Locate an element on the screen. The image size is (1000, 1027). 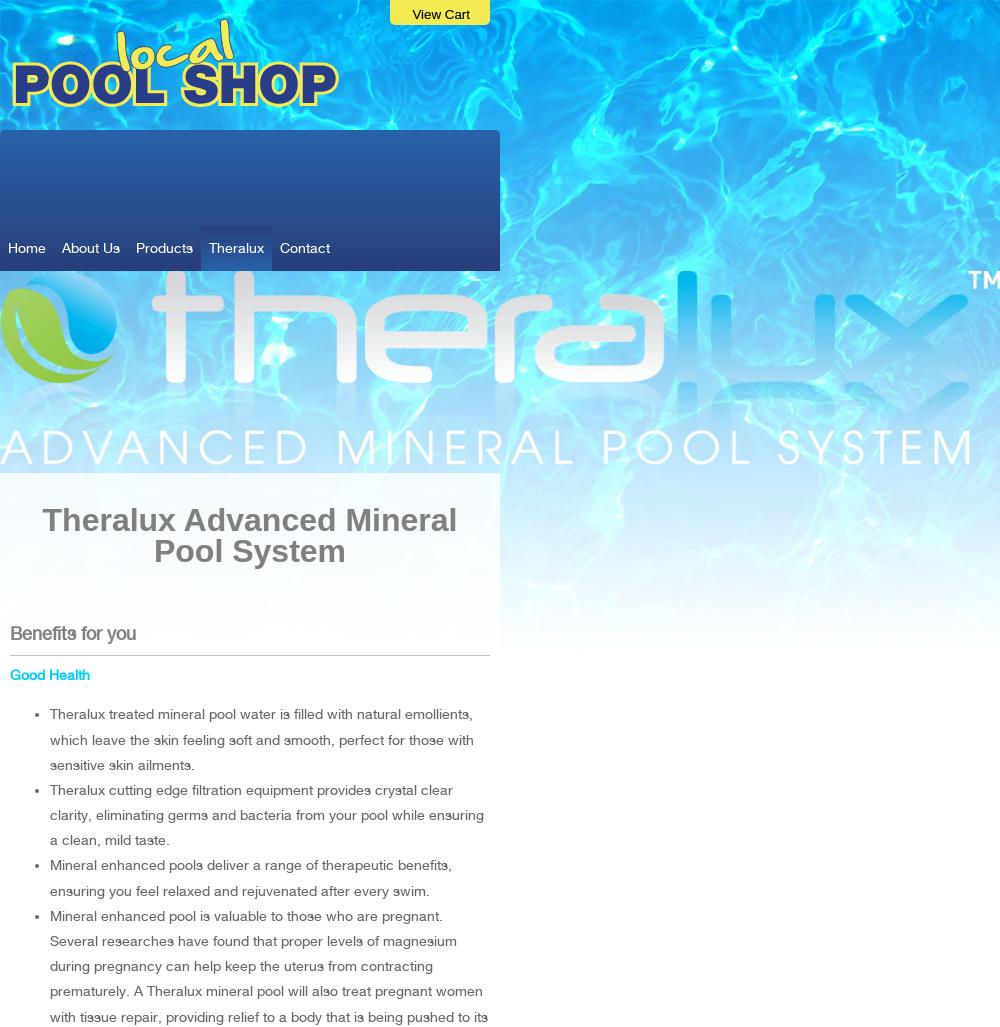
'sales@localpoolshop.com.au' is located at coordinates (353, 186).